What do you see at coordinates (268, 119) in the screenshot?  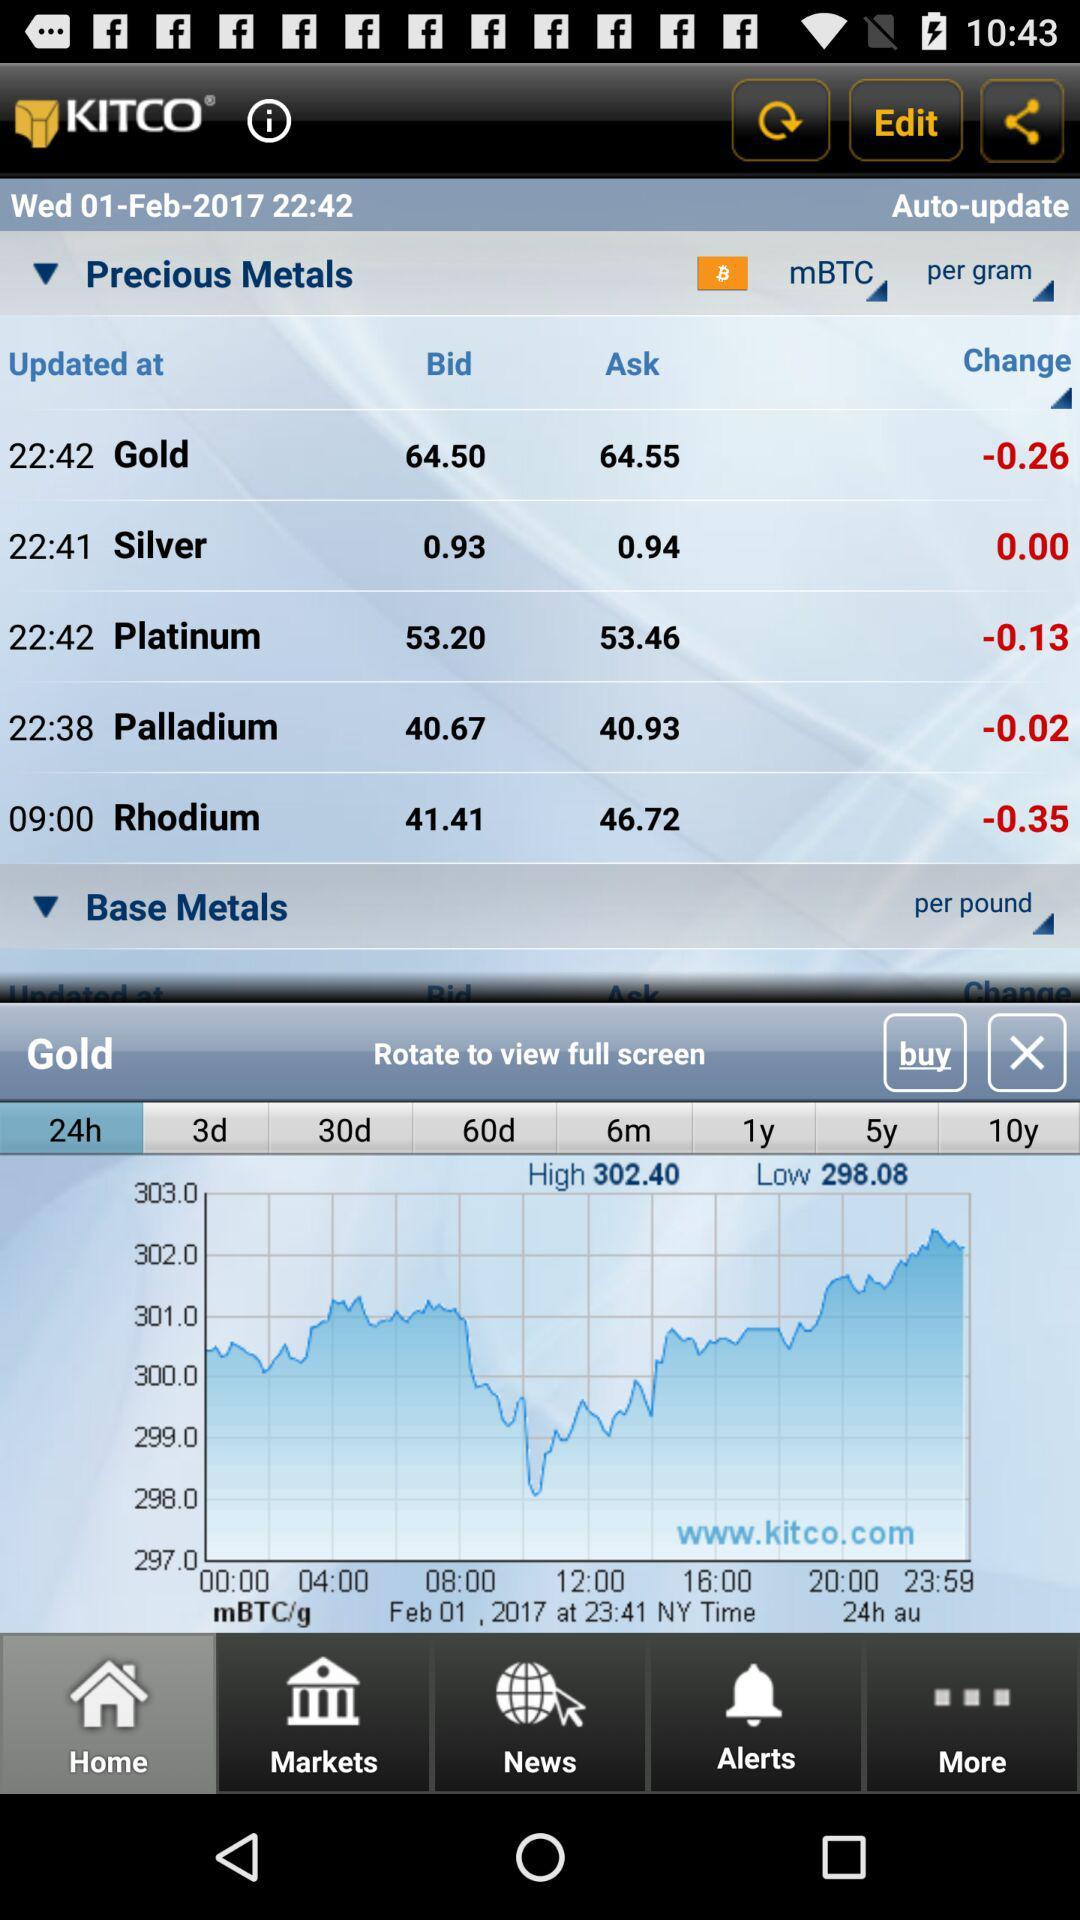 I see `show info` at bounding box center [268, 119].